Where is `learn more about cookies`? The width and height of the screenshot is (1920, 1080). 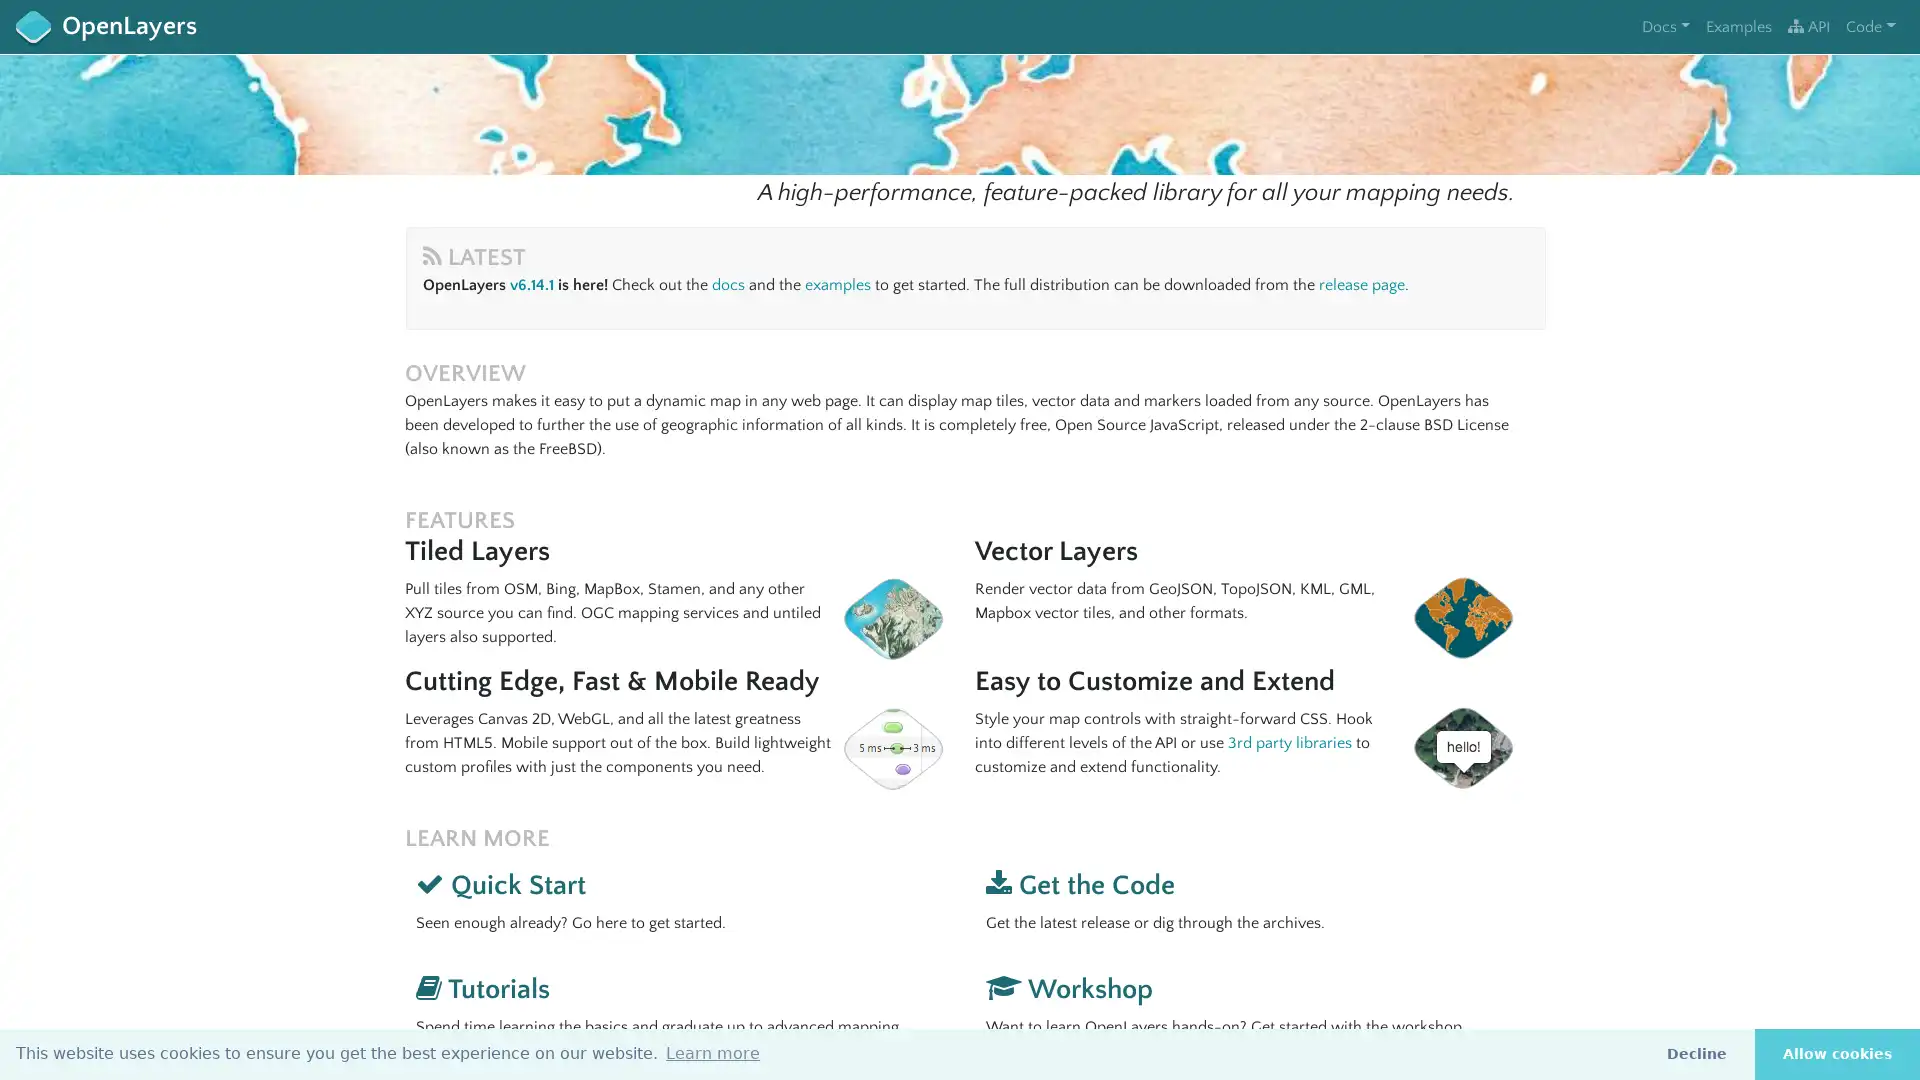
learn more about cookies is located at coordinates (713, 1052).